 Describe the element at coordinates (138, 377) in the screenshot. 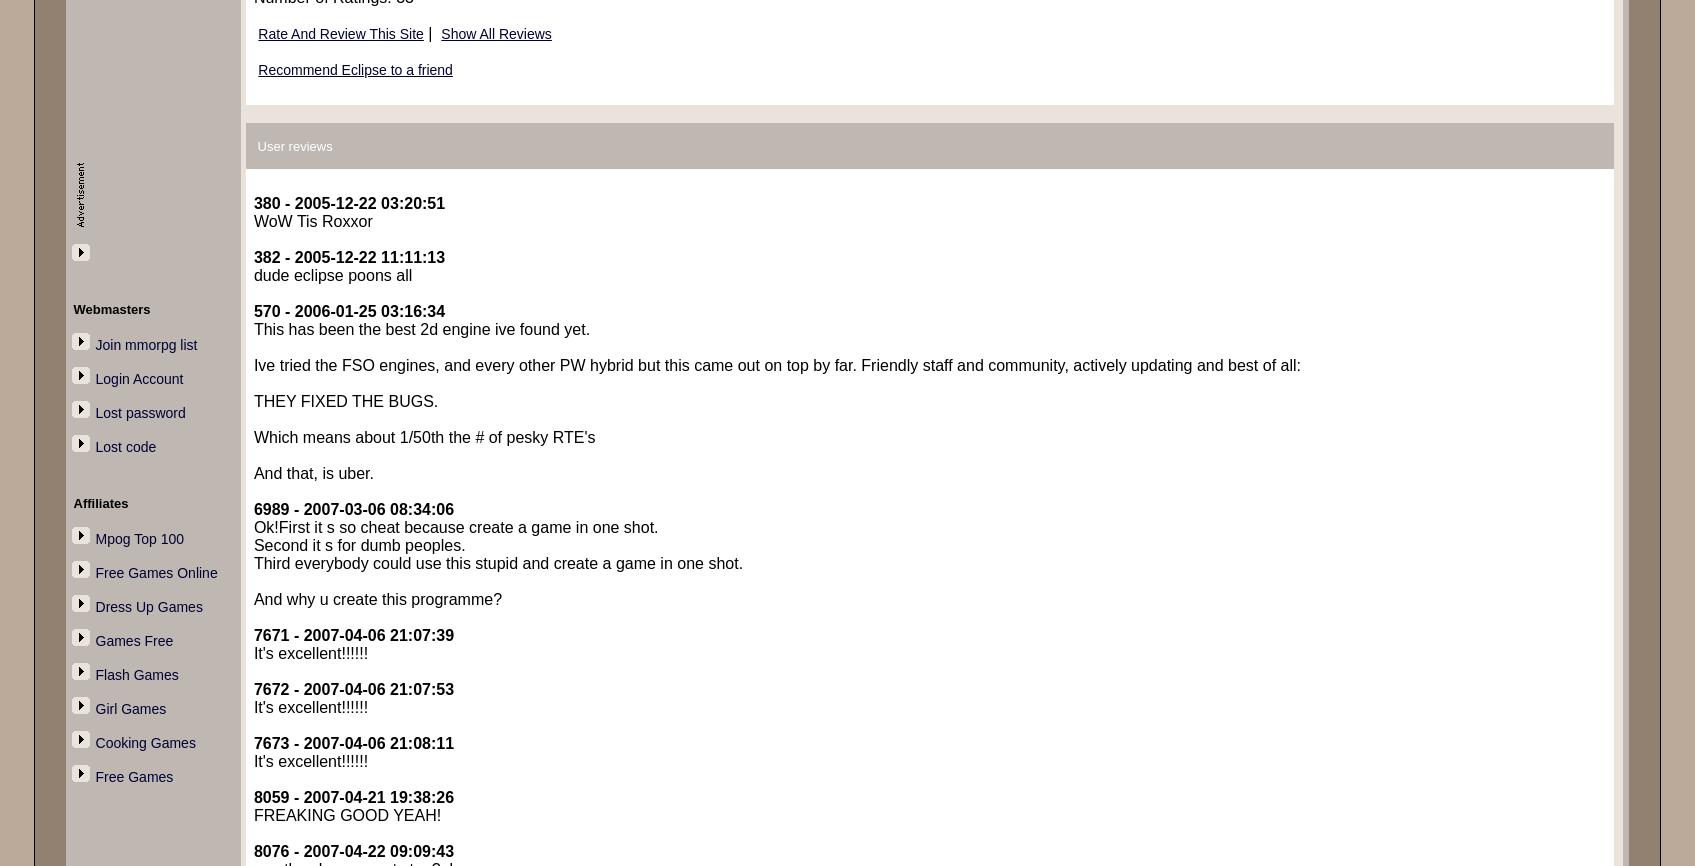

I see `'Login Account'` at that location.